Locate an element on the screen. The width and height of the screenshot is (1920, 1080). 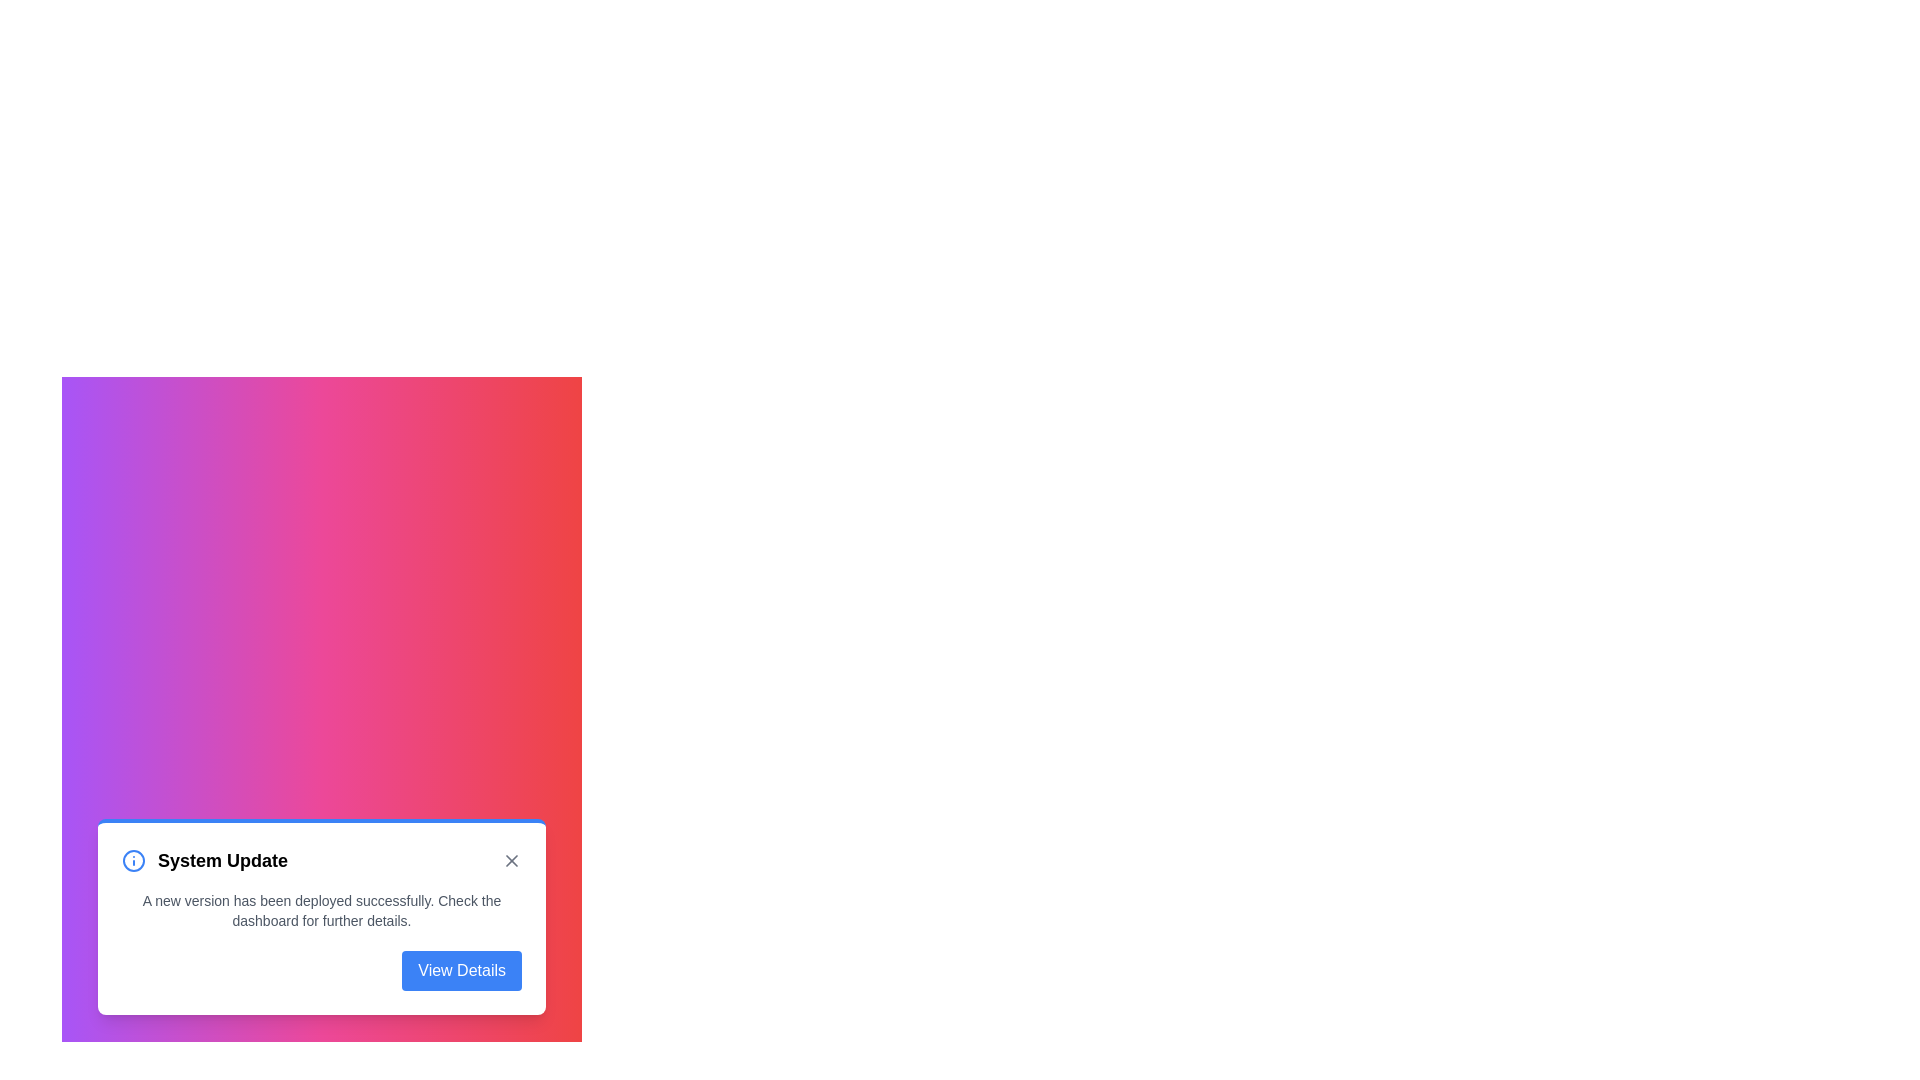
the button located at the bottom-right of the 'System Update' dialog box to observe its hover effect is located at coordinates (461, 970).